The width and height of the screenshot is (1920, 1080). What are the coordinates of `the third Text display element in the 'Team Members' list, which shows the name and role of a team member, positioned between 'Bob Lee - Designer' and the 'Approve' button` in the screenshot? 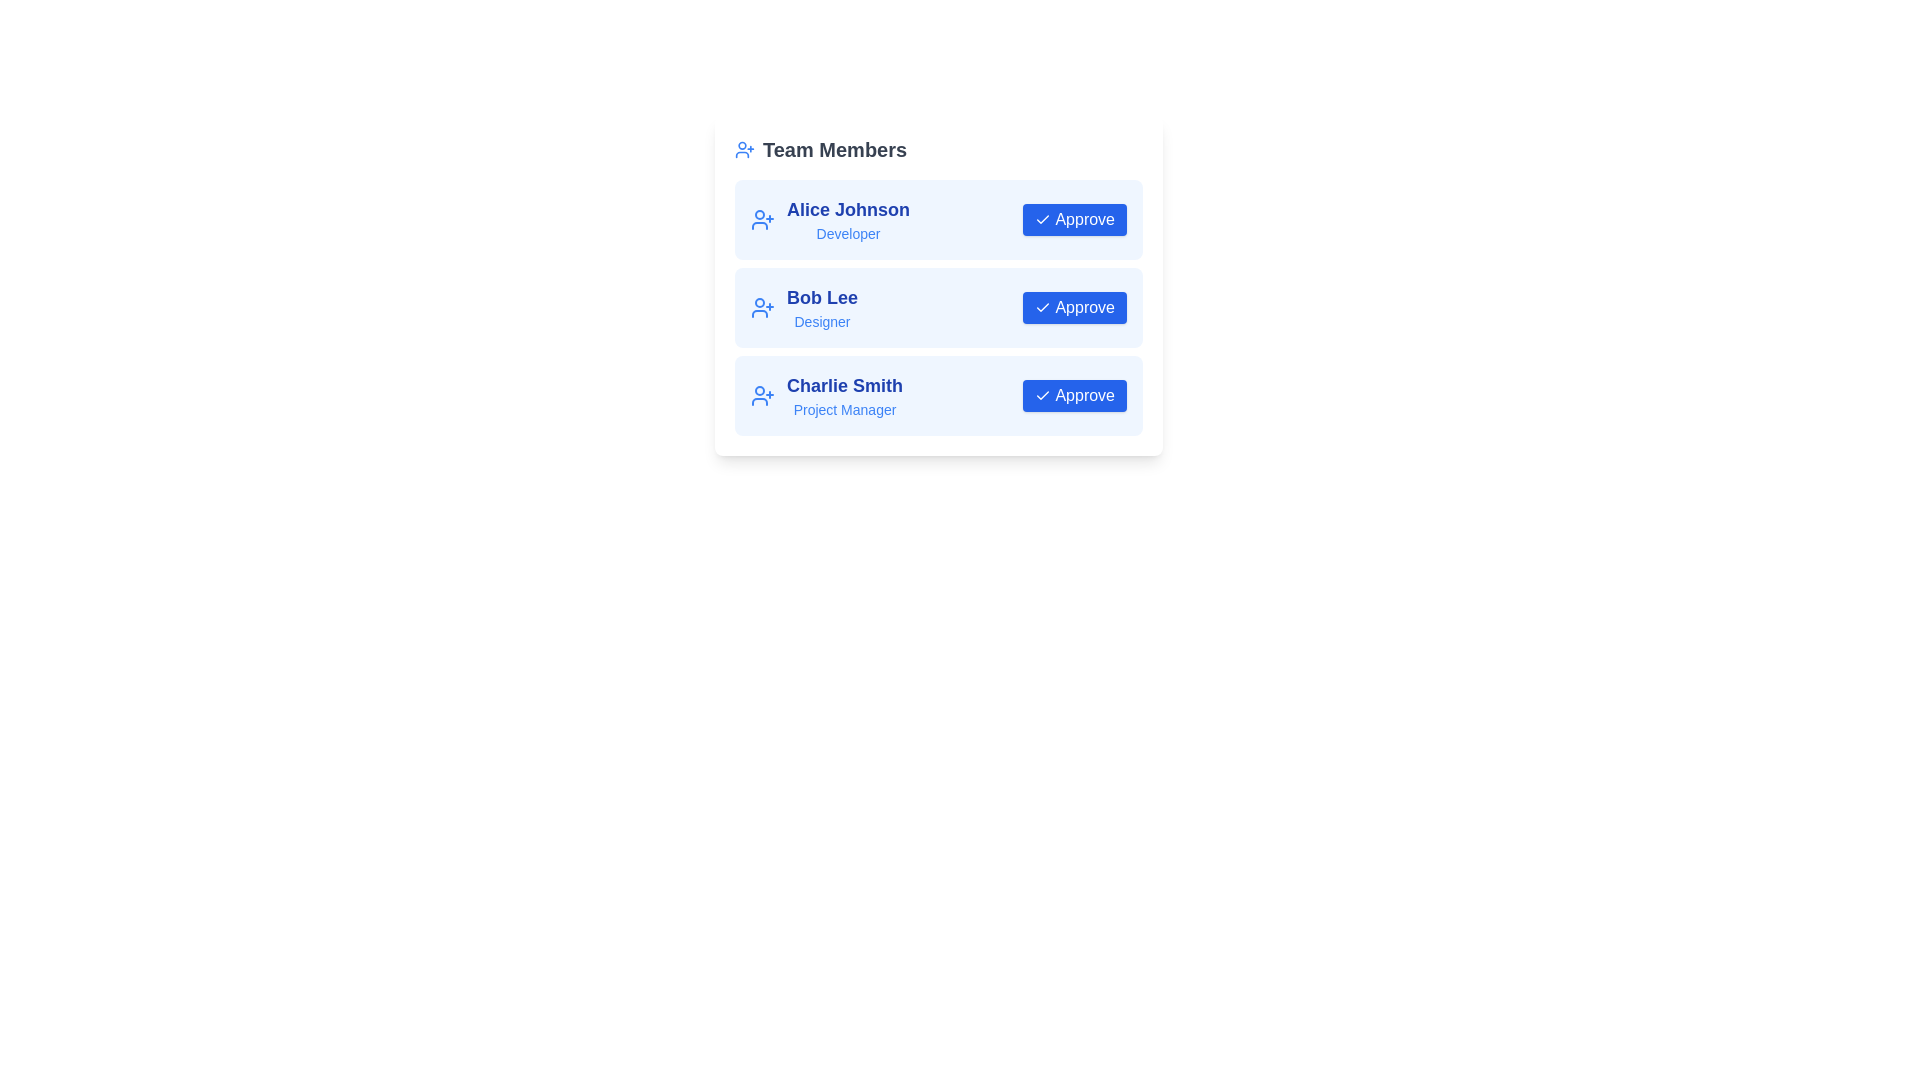 It's located at (844, 396).